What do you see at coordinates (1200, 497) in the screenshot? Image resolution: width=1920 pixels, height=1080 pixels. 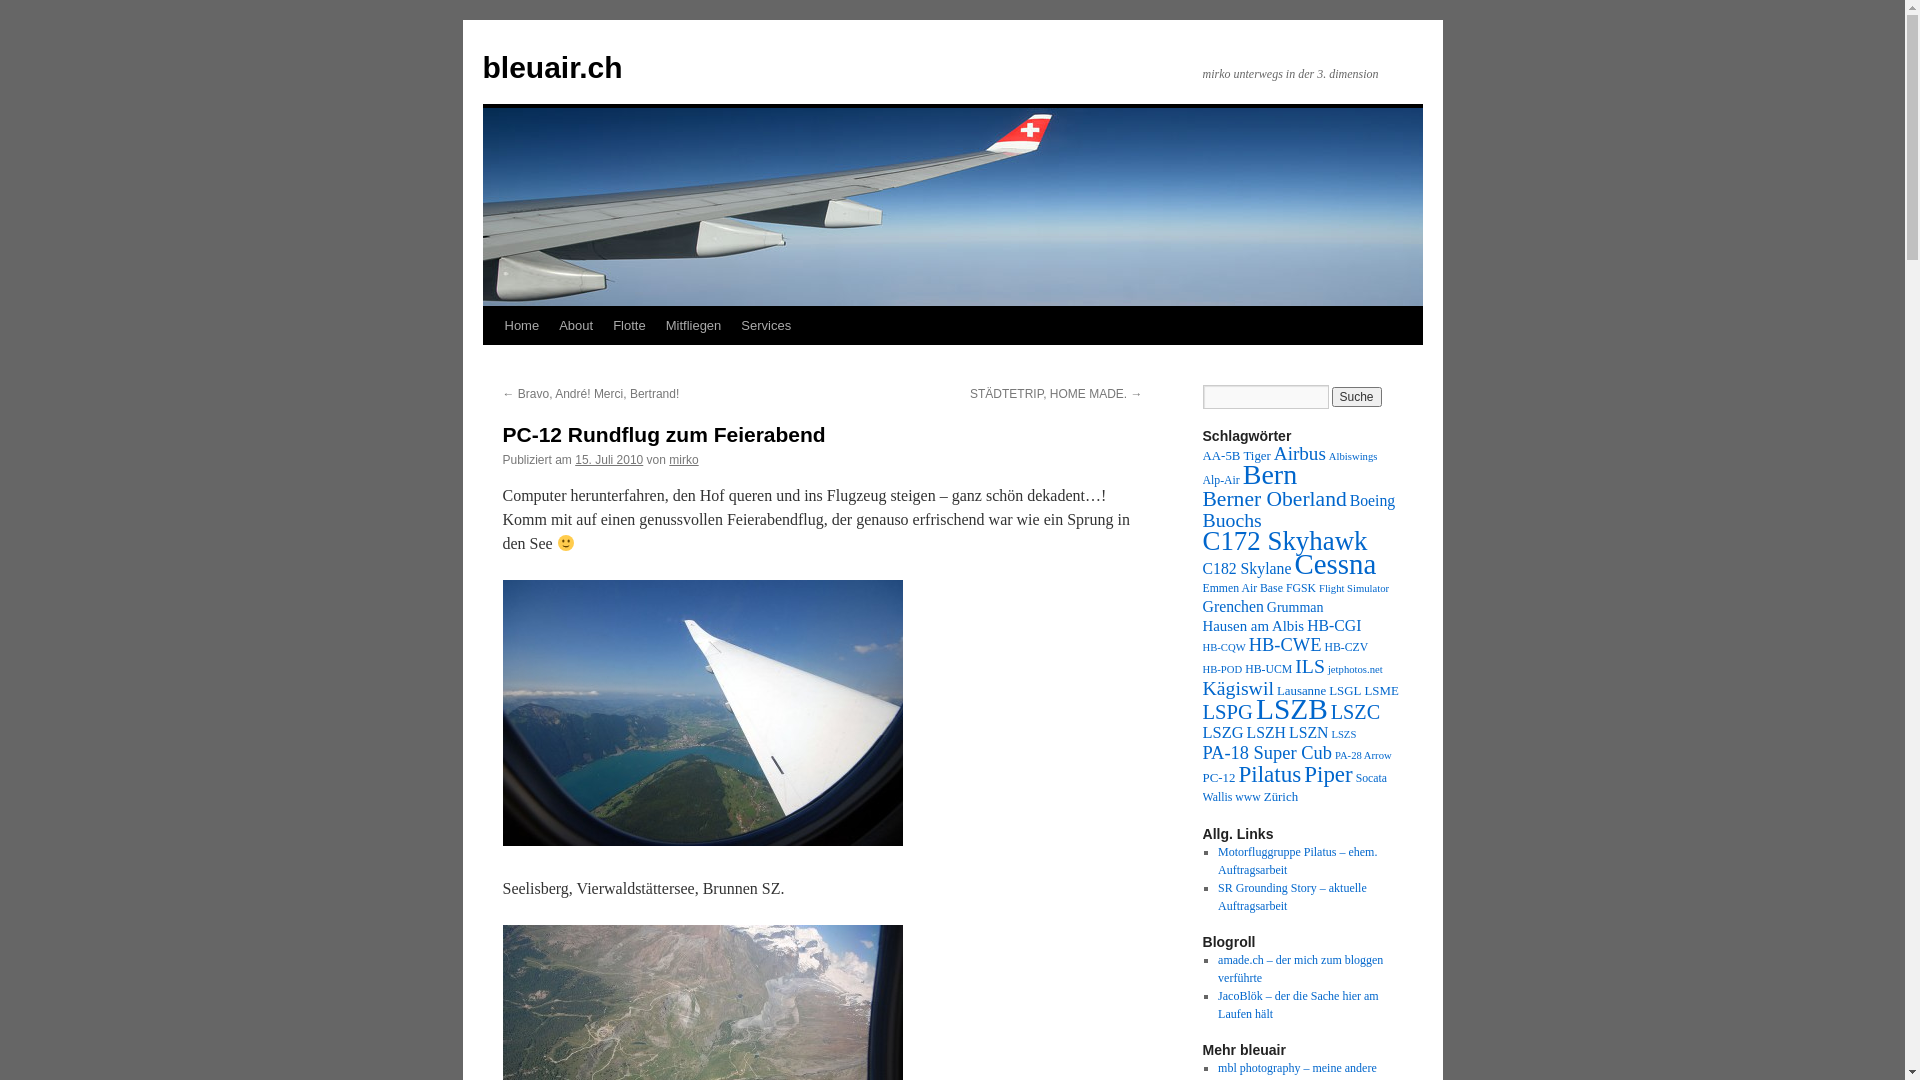 I see `'Berner Oberland'` at bounding box center [1200, 497].